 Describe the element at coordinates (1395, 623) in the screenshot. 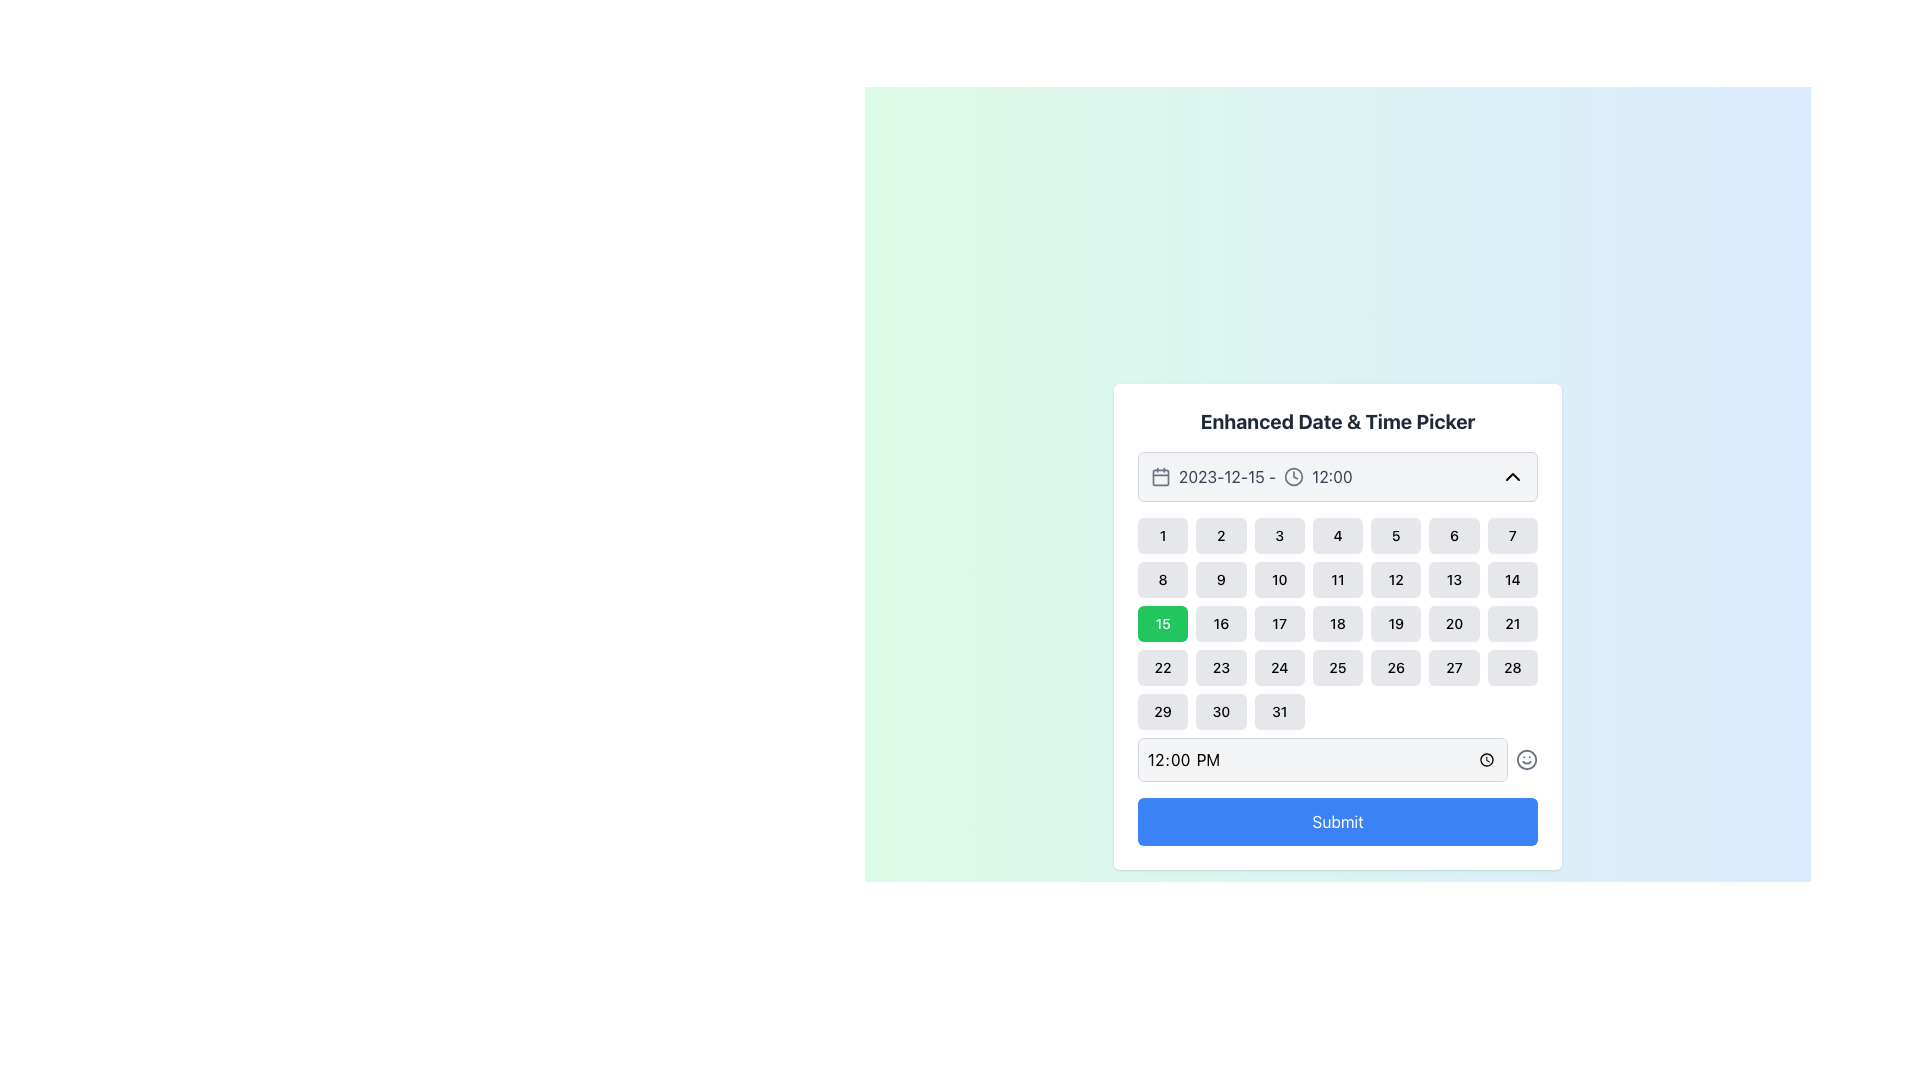

I see `the rounded rectangular button labeled '19' in the date picker` at that location.